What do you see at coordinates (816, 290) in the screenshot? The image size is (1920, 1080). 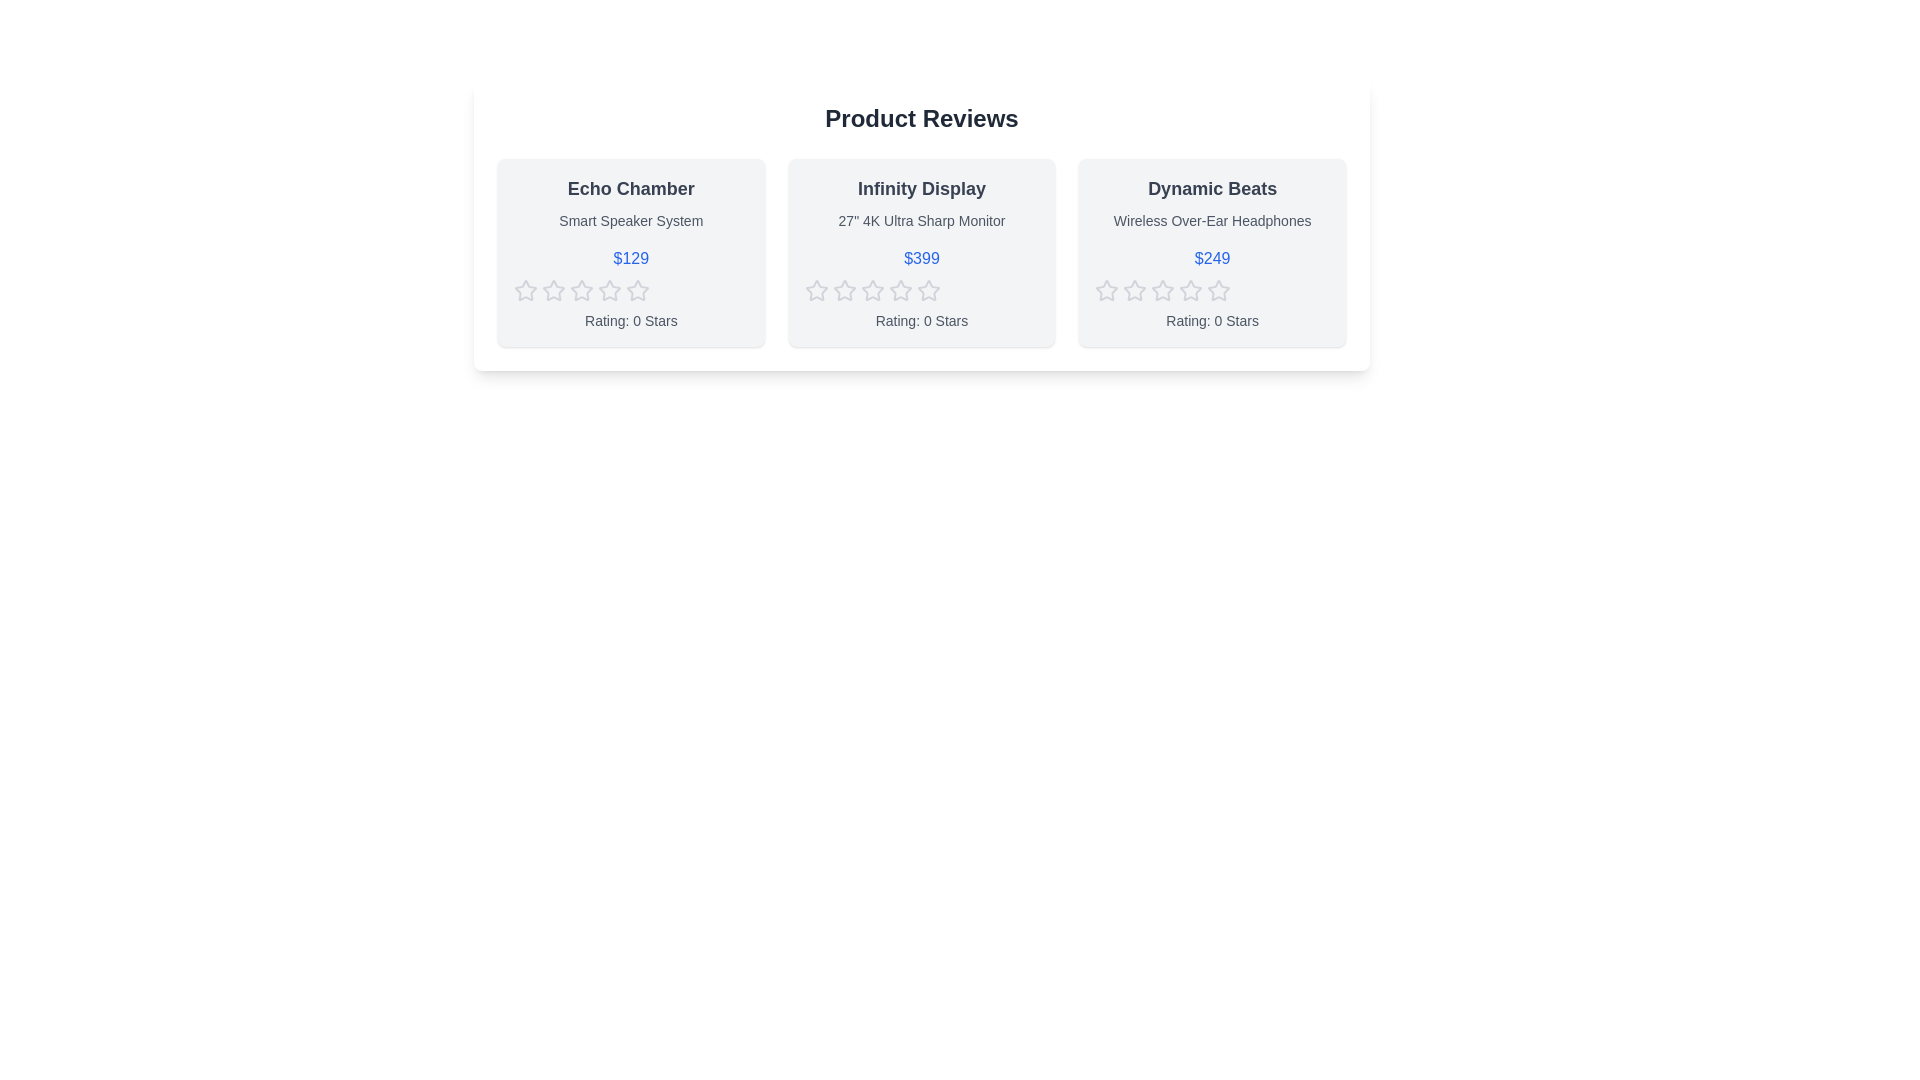 I see `the first star icon in the 5-star rating system for the product labeled 'Infinity Display'` at bounding box center [816, 290].